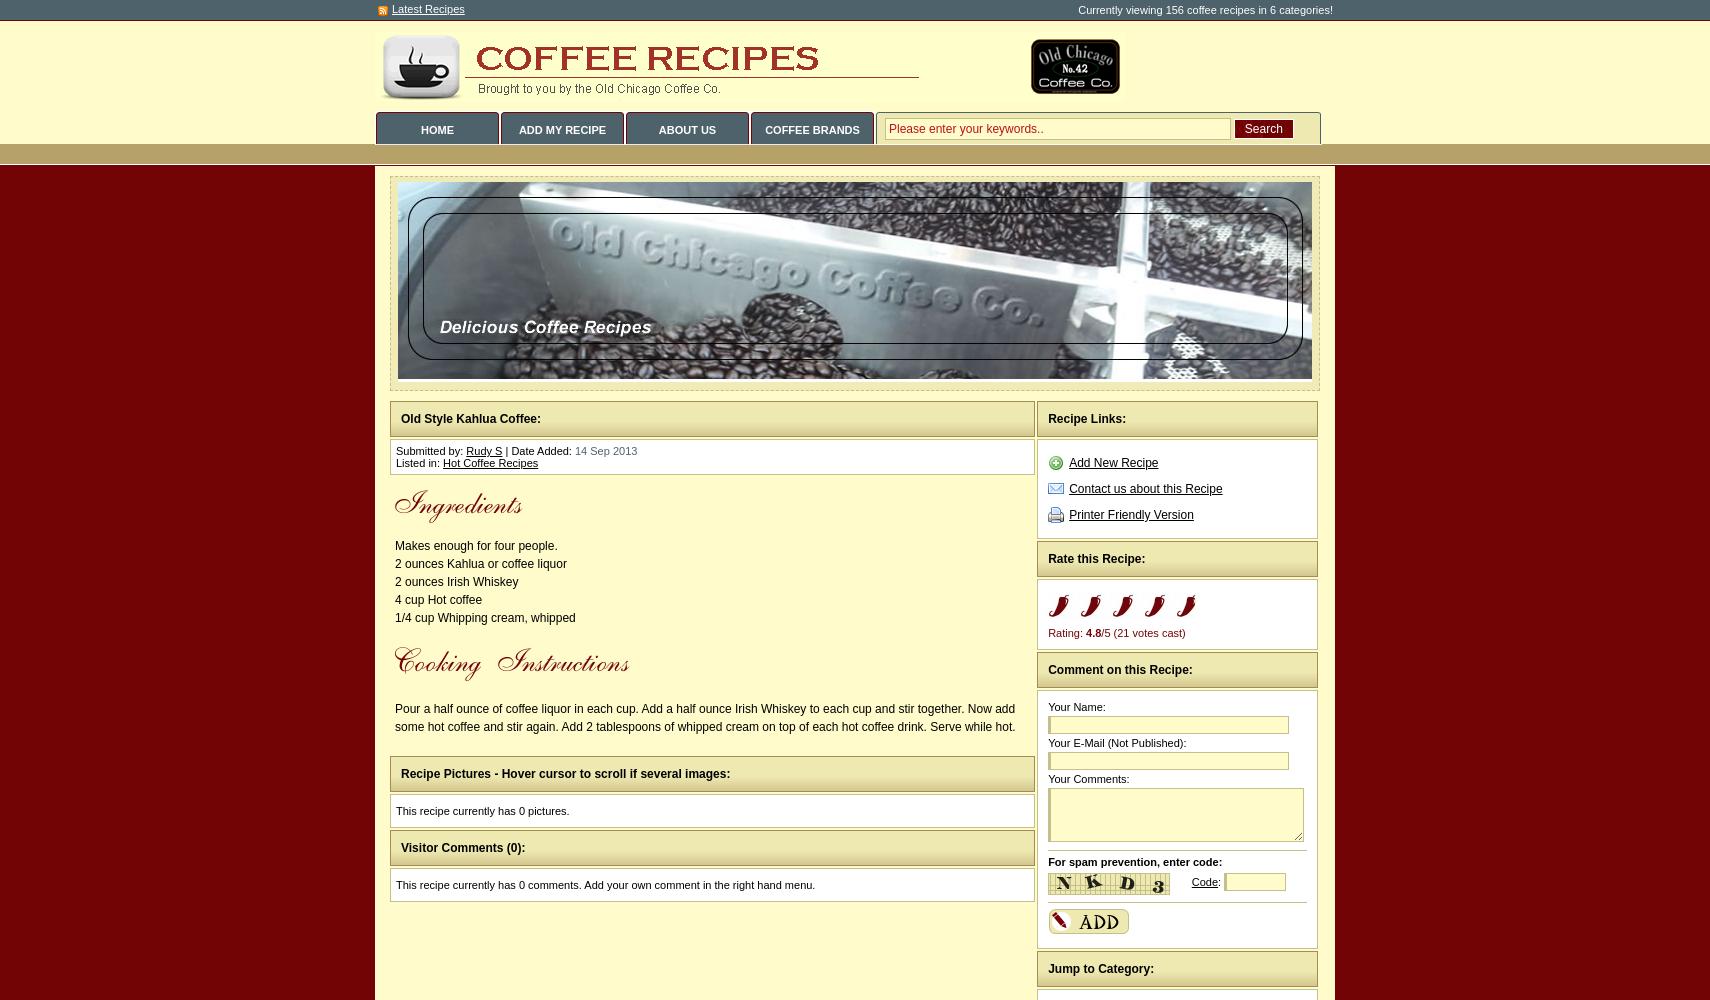 This screenshot has width=1710, height=1000. I want to click on 'This recipe currently has 0 comments. Add your own comment in the right hand menu.', so click(605, 885).